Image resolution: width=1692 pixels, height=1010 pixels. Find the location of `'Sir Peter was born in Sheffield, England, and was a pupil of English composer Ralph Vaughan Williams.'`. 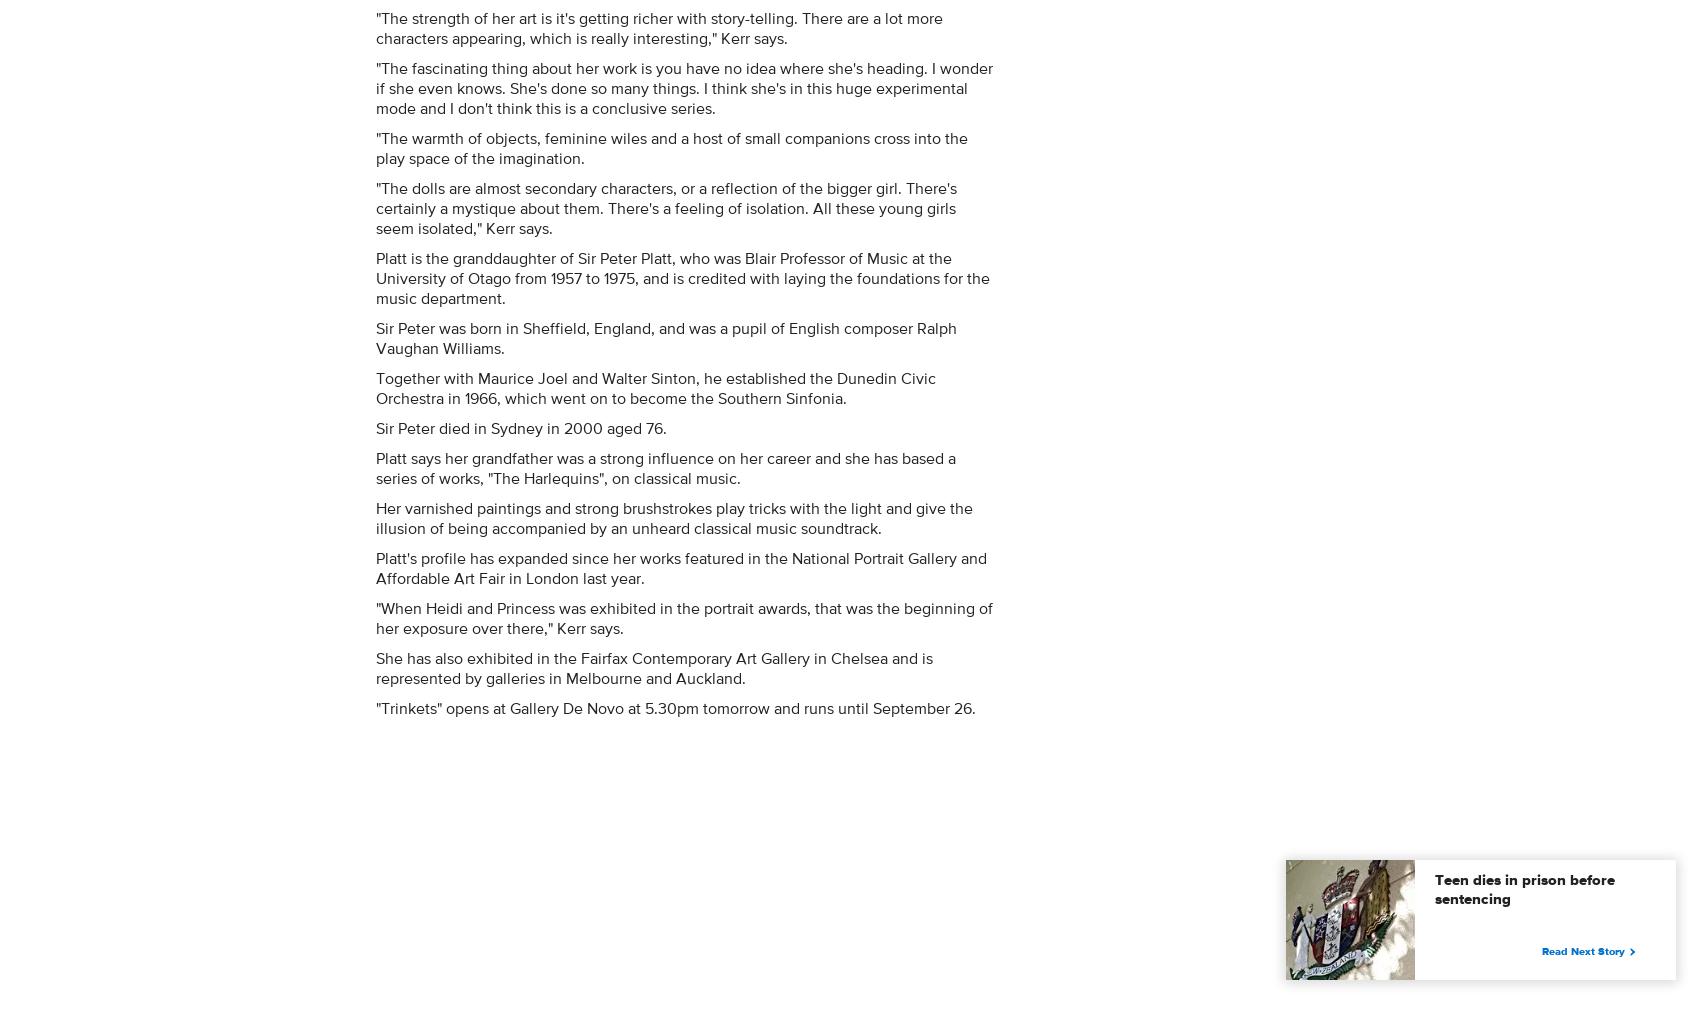

'Sir Peter was born in Sheffield, England, and was a pupil of English composer Ralph Vaughan Williams.' is located at coordinates (666, 338).